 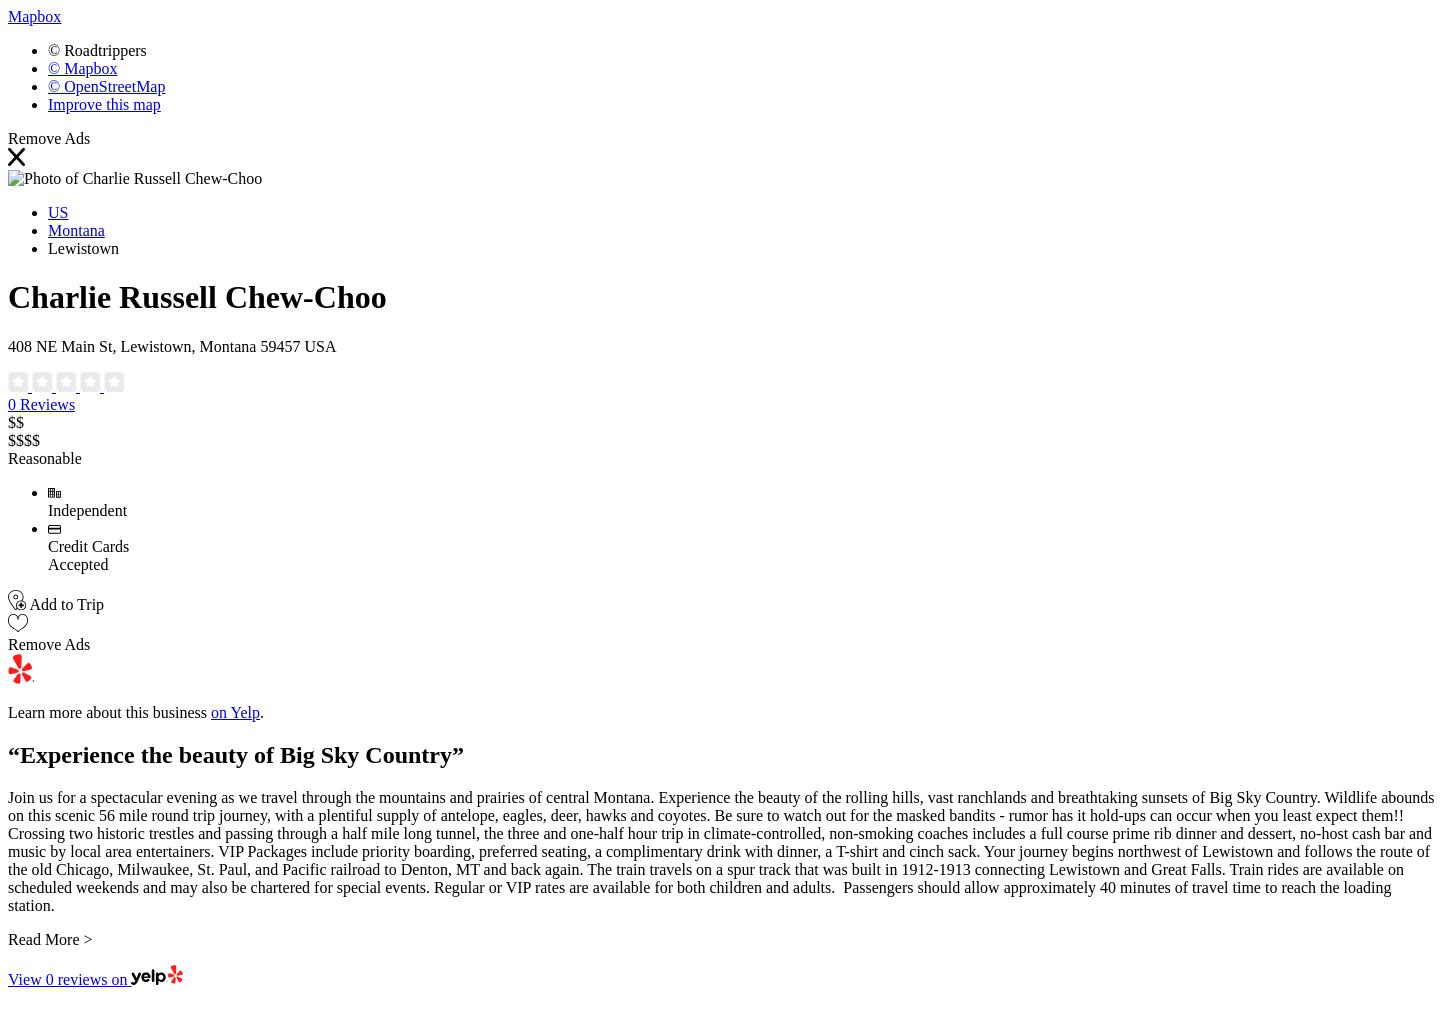 What do you see at coordinates (719, 851) in the screenshot?
I see `'Join us for a spectacular evening as we travel through the mountains and prairies of central Montana. Experience the beauty of the rolling hills, vast ranchlands and breathtaking sunsets of Big Sky Country. Wildlife abounds on this scenic 56 mile round trip journey, with a plentiful supply of antelope, eagles, deer, hawks and coyotes. Be sure to watch out for the masked bandits - rumor has it hold-ups can occur when you least expect them!!

Crossing two historic trestles and passing through a half mile long tunnel, the three and one-half hour trip in climate-controlled, non-smoking coaches includes a full course prime rib dinner and dessert, no-host cash bar and music by local area entertainers. VIP Packages include priority boarding, preferred seating, a complimentary drink with dinner, a T-shirt and cinch sack.

Your journey begins northwest of Lewistown and follows the route of the old Chicago, Milwaukee, St. Paul, and Pacific railroad to Denton, MT and back again. The train travels on a spur track that was built in 1912-1913 connecting Lewistown and Great Falls.

Train rides are available on scheduled weekends and may also be chartered for special events. Regular or VIP rates are available for both children and adults.  Passengers should allow approximately 40 minutes of travel time to reach the loading station.'` at bounding box center [719, 851].